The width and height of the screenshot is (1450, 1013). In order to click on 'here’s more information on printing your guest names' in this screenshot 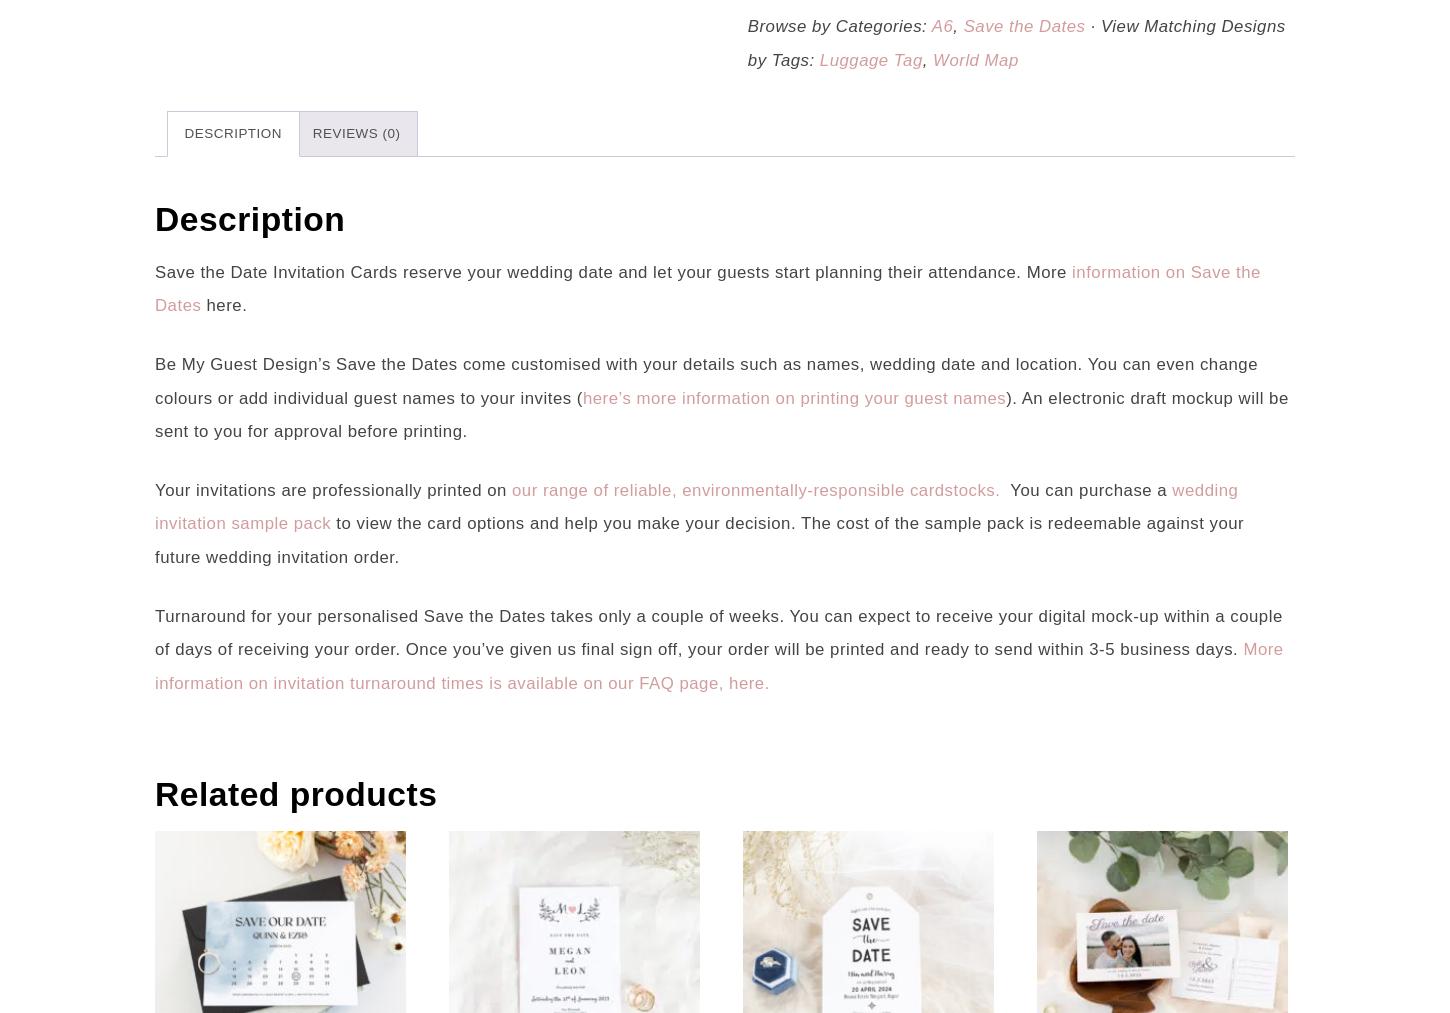, I will do `click(794, 397)`.